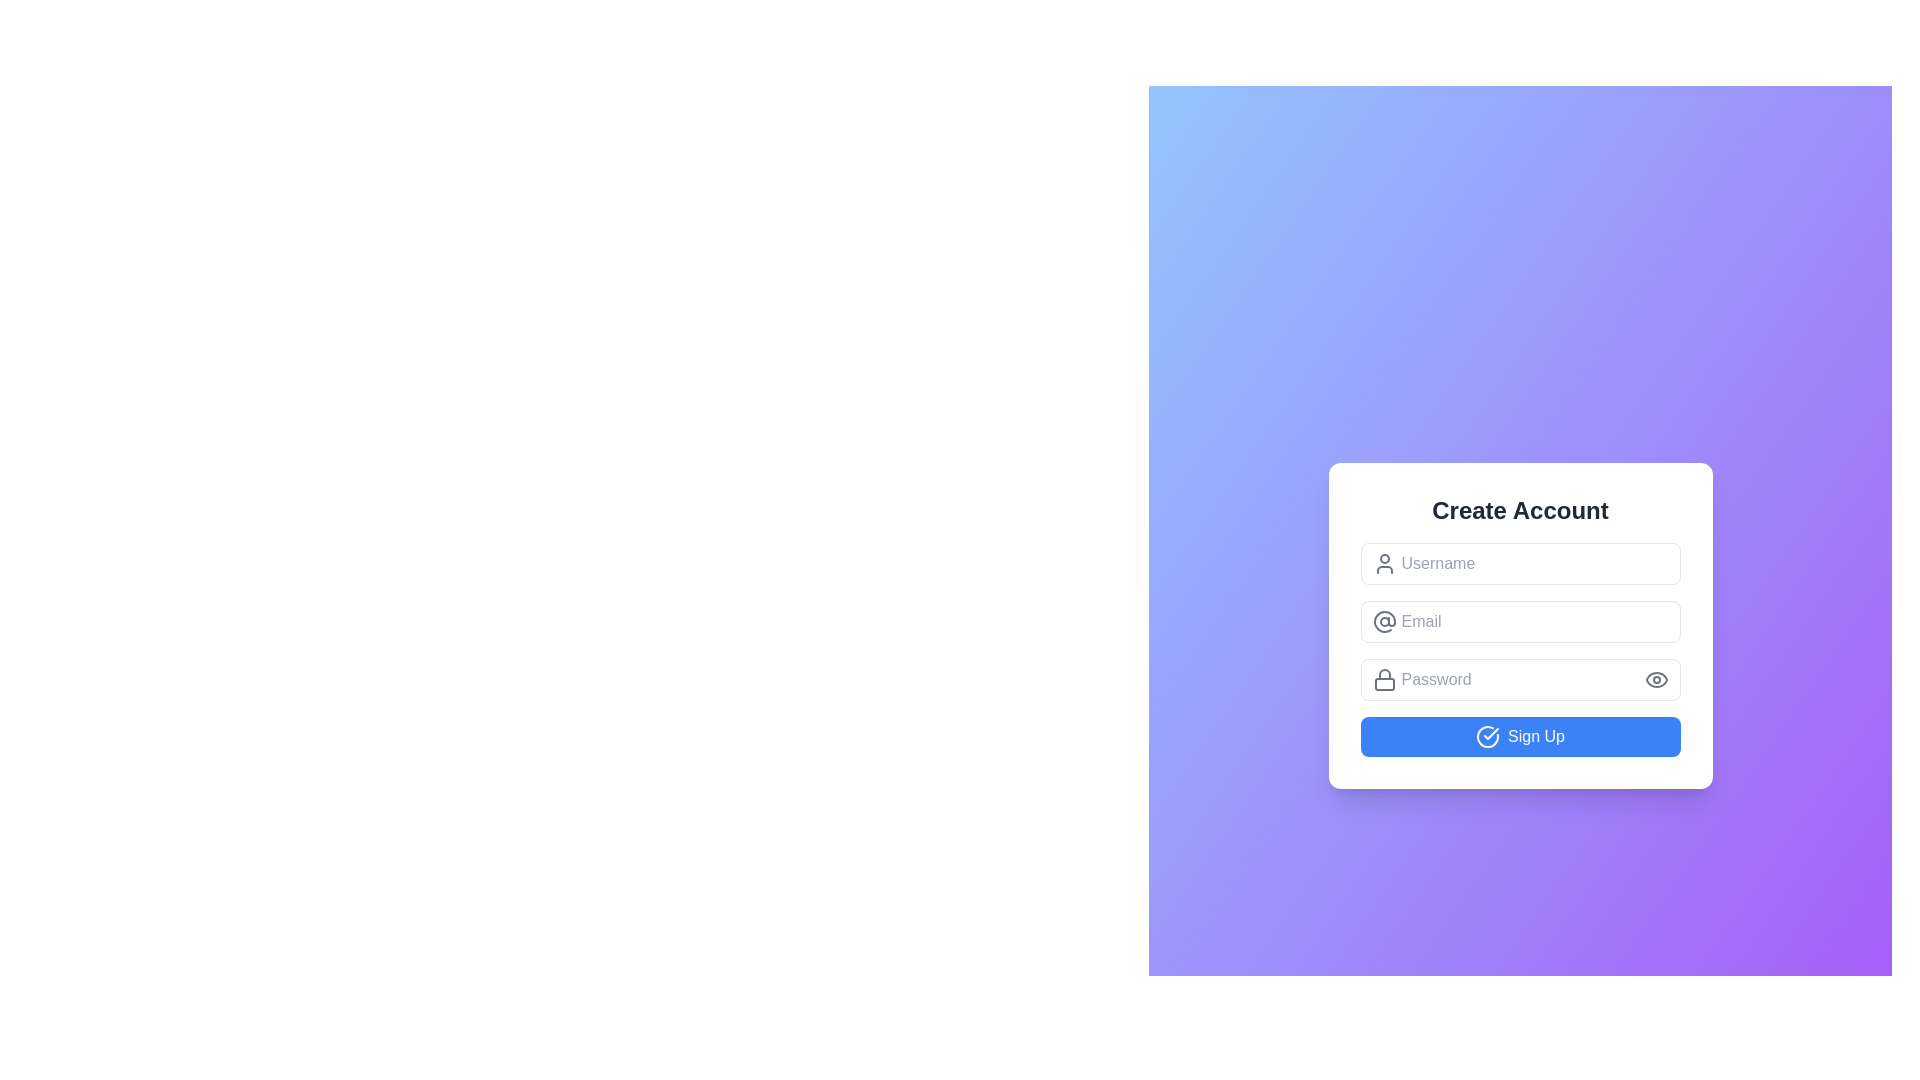 This screenshot has width=1920, height=1080. I want to click on the decorative vector graphic icon (checkmark) located at the center of the circular icon on the 'Sign Up' button, so click(1491, 733).